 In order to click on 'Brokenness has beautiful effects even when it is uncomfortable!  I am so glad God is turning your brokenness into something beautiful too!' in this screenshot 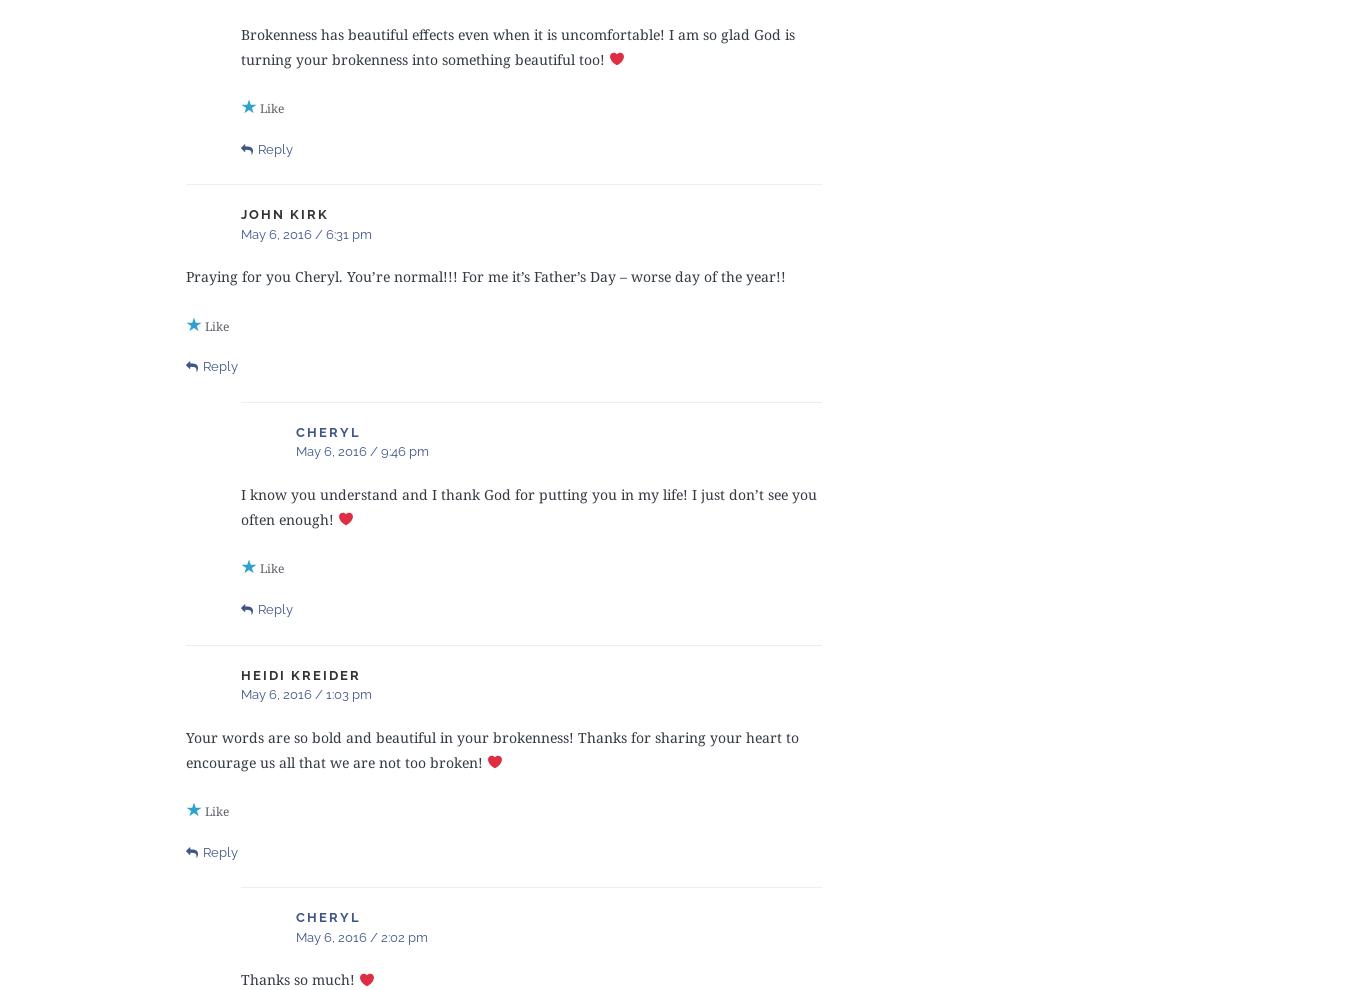, I will do `click(240, 45)`.